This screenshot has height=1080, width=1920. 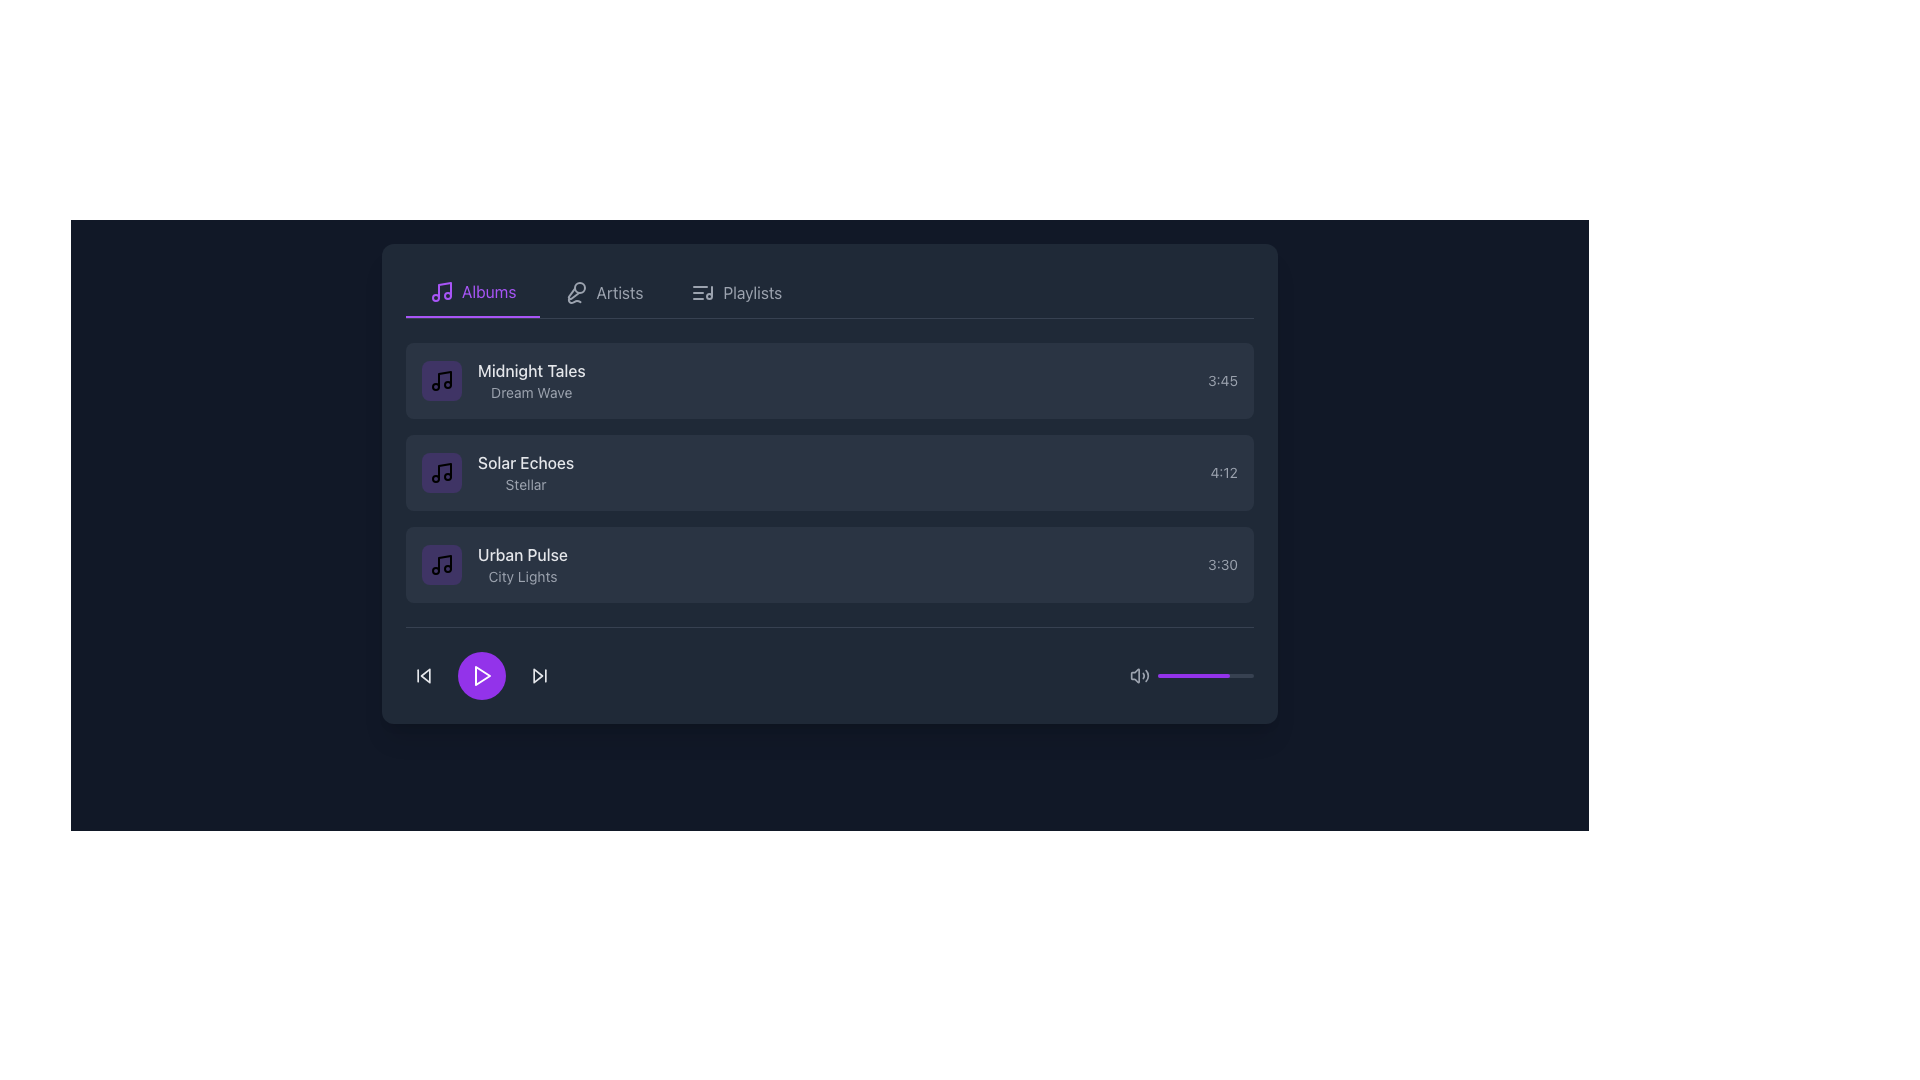 What do you see at coordinates (440, 564) in the screenshot?
I see `the music-related icon located in the third row of the menu, to the left of the text 'Urban Pulse' and the subtitle 'City Lights'` at bounding box center [440, 564].